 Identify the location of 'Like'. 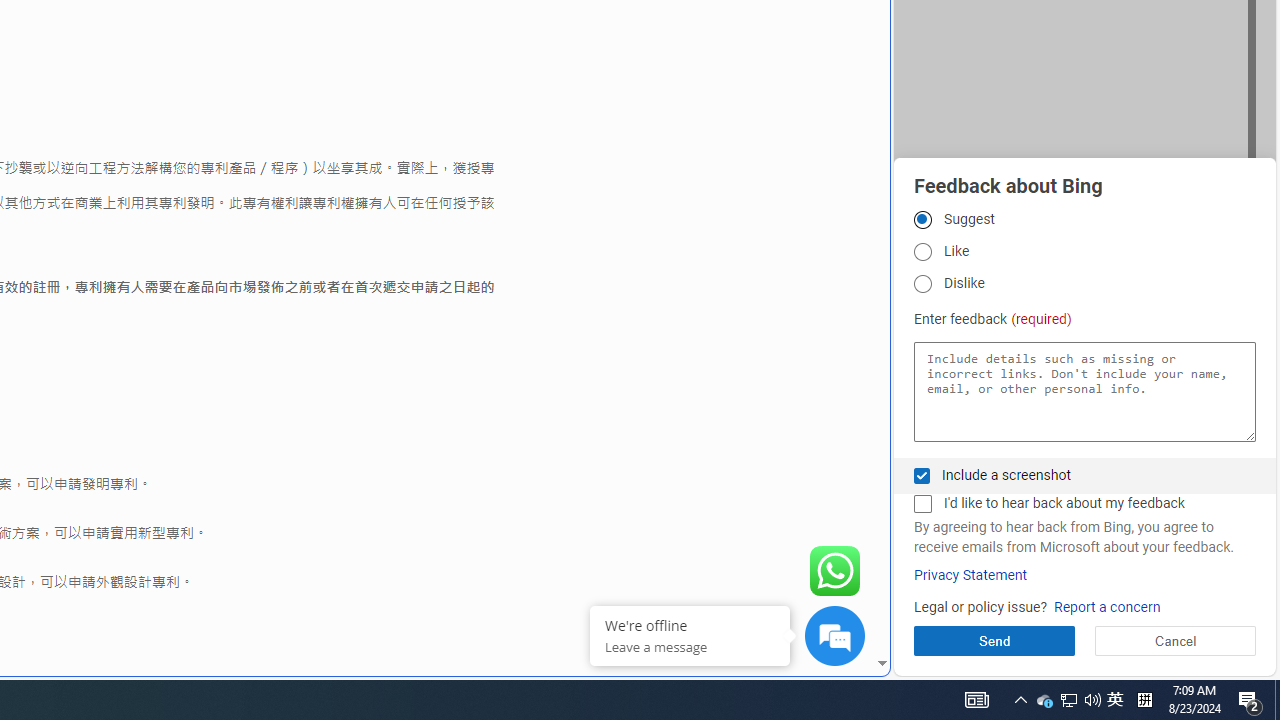
(921, 250).